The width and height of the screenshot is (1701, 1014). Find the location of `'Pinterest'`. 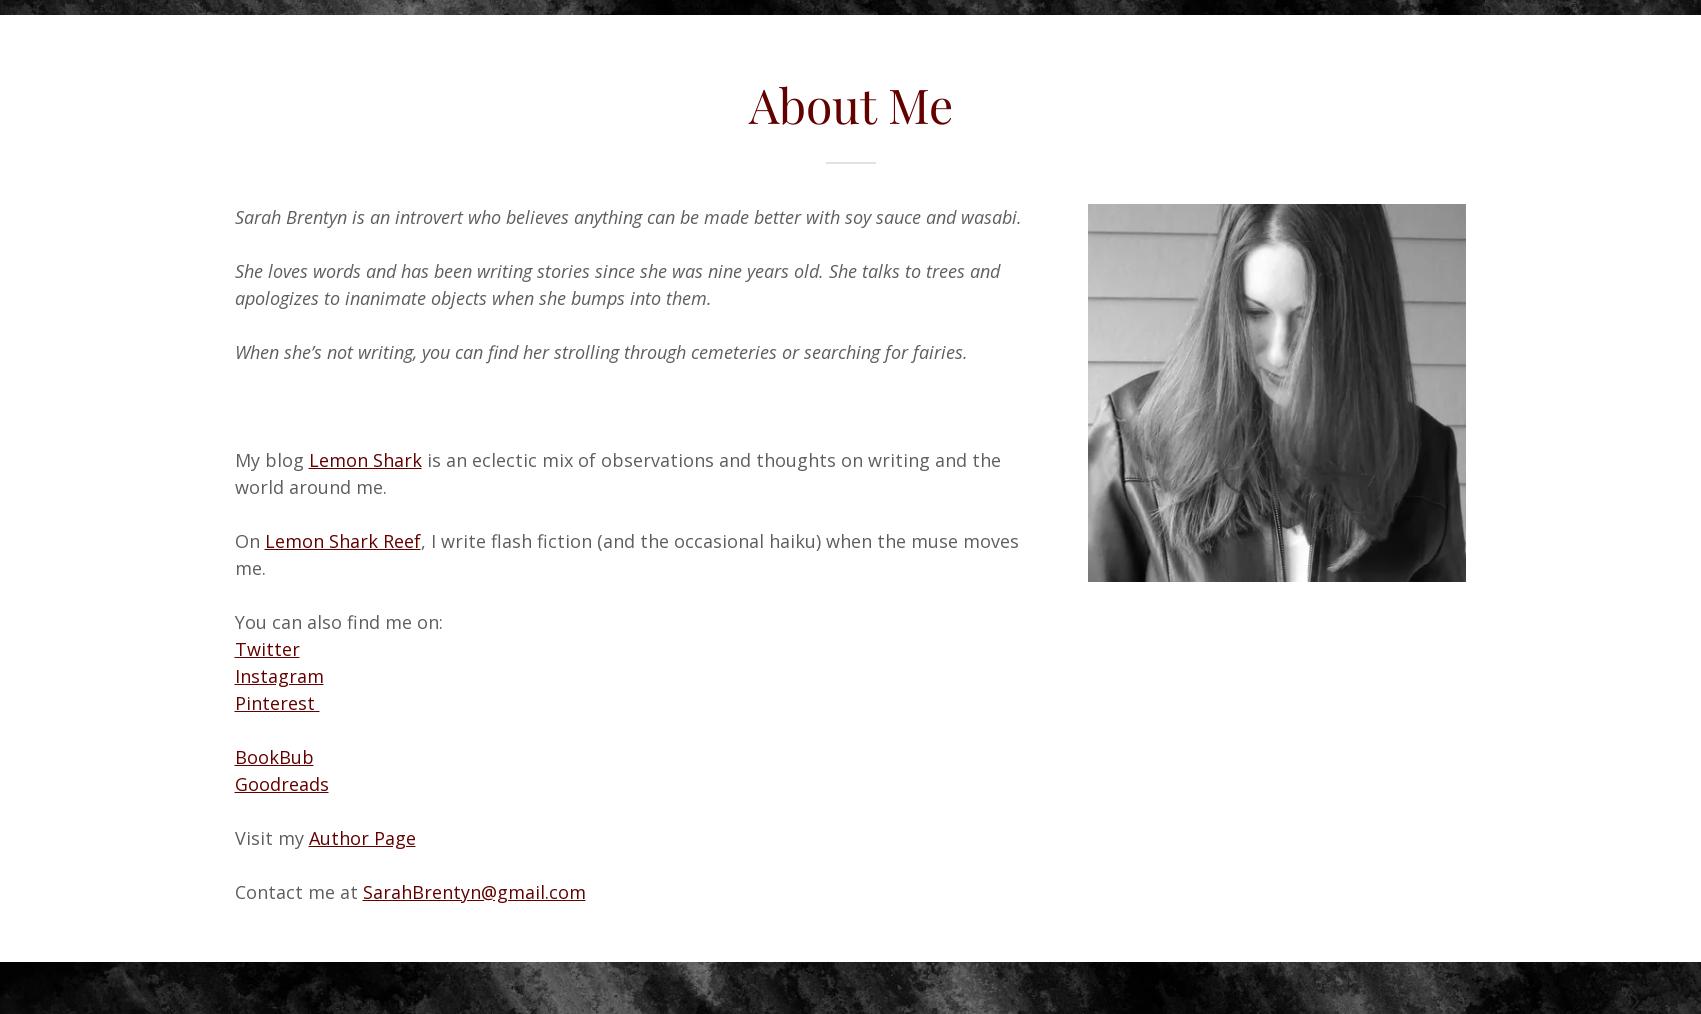

'Pinterest' is located at coordinates (276, 700).